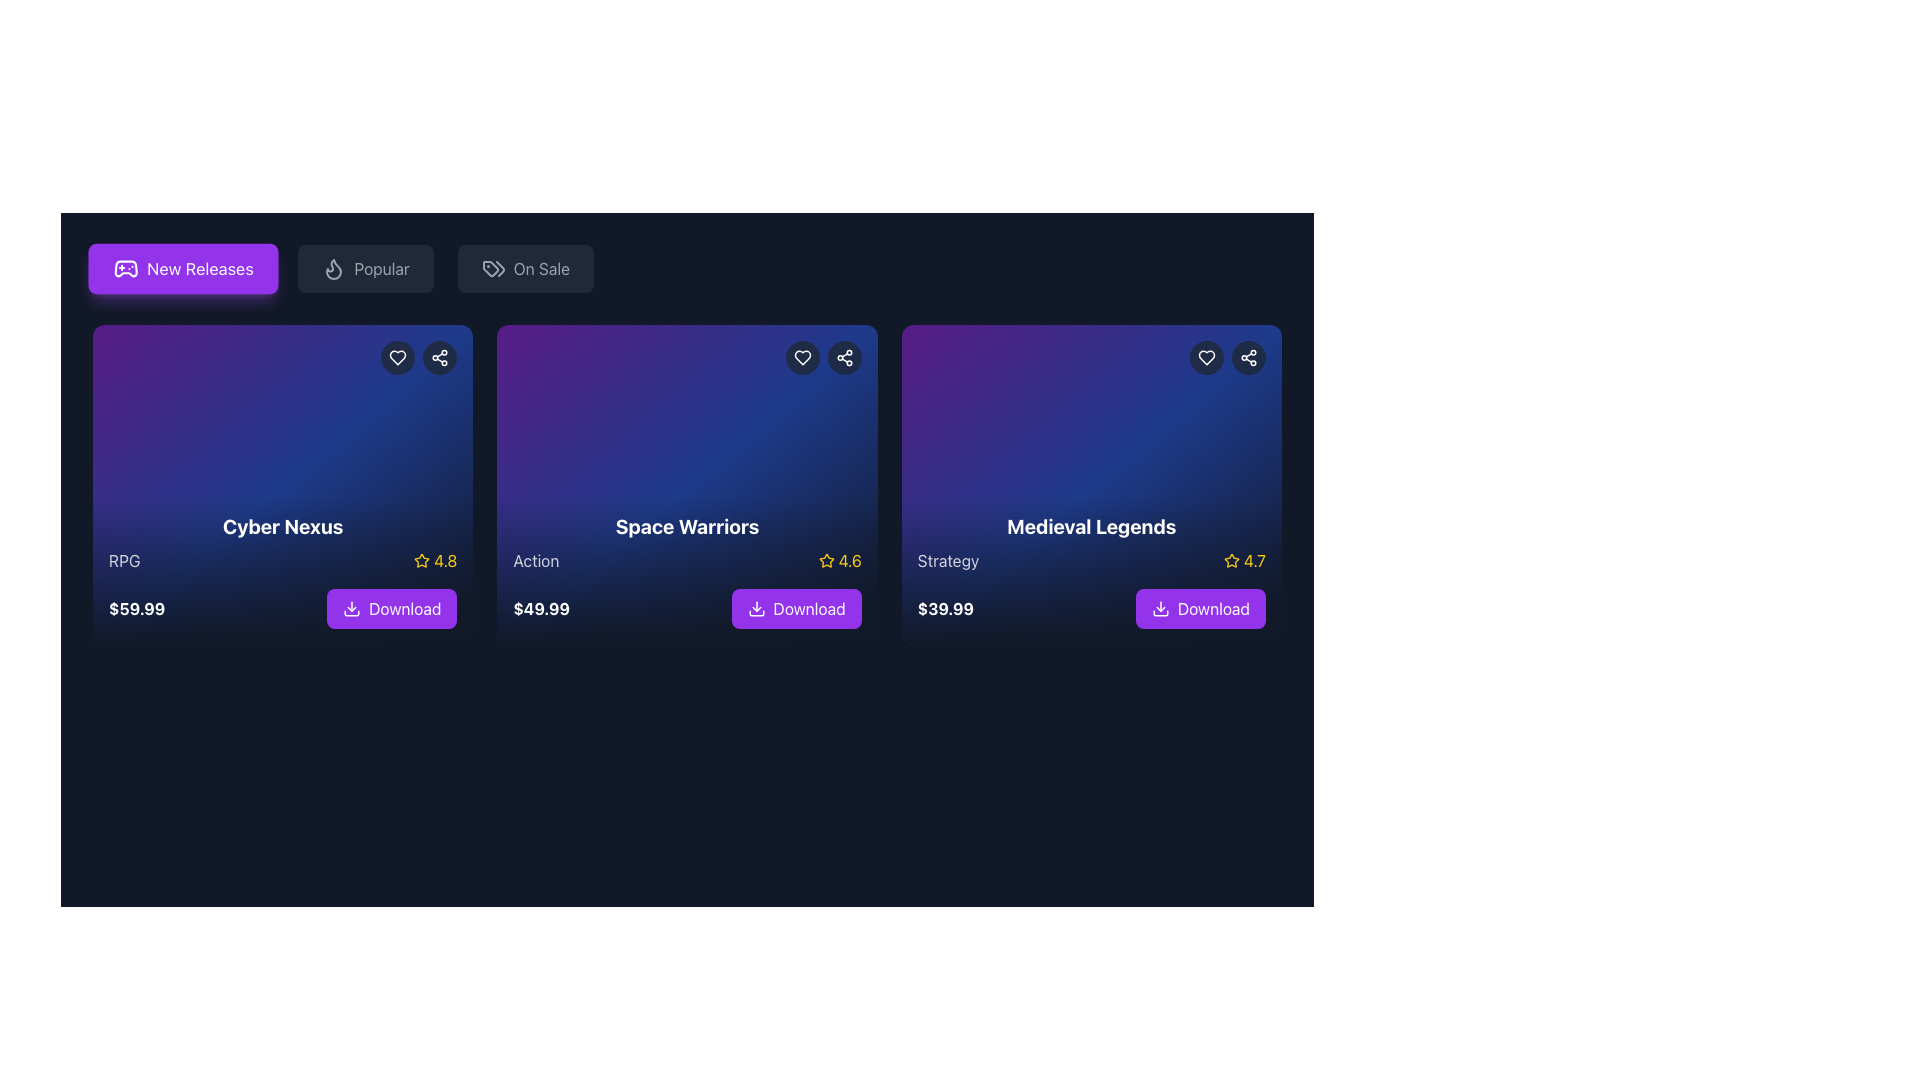 The image size is (1920, 1080). What do you see at coordinates (1090, 560) in the screenshot?
I see `informational row indicating the genre 'Strategy' and the aggregated rating of the item located beneath the title 'Medieval Legends' and above the pricing text` at bounding box center [1090, 560].